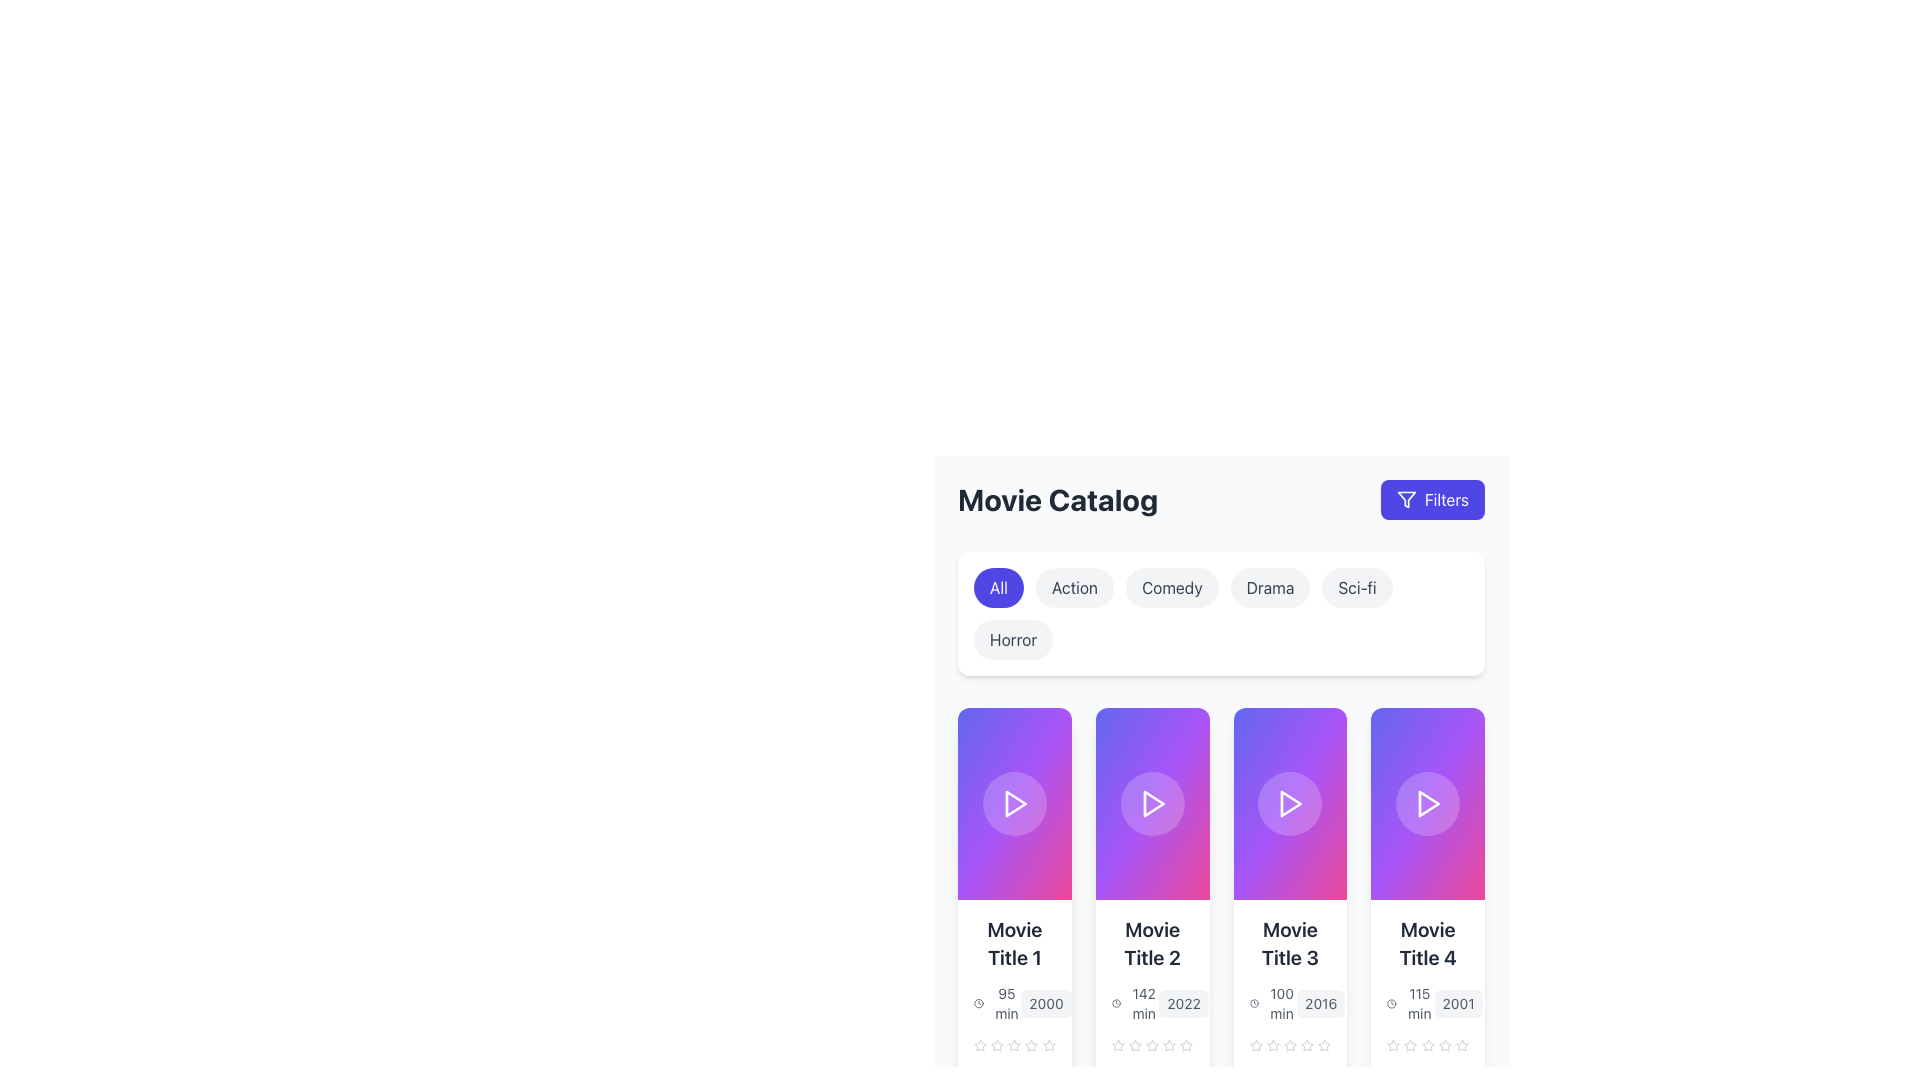  I want to click on the fifth star in the rating section of the movie card for 'Movie Title 2' to give a rating, so click(1186, 1044).